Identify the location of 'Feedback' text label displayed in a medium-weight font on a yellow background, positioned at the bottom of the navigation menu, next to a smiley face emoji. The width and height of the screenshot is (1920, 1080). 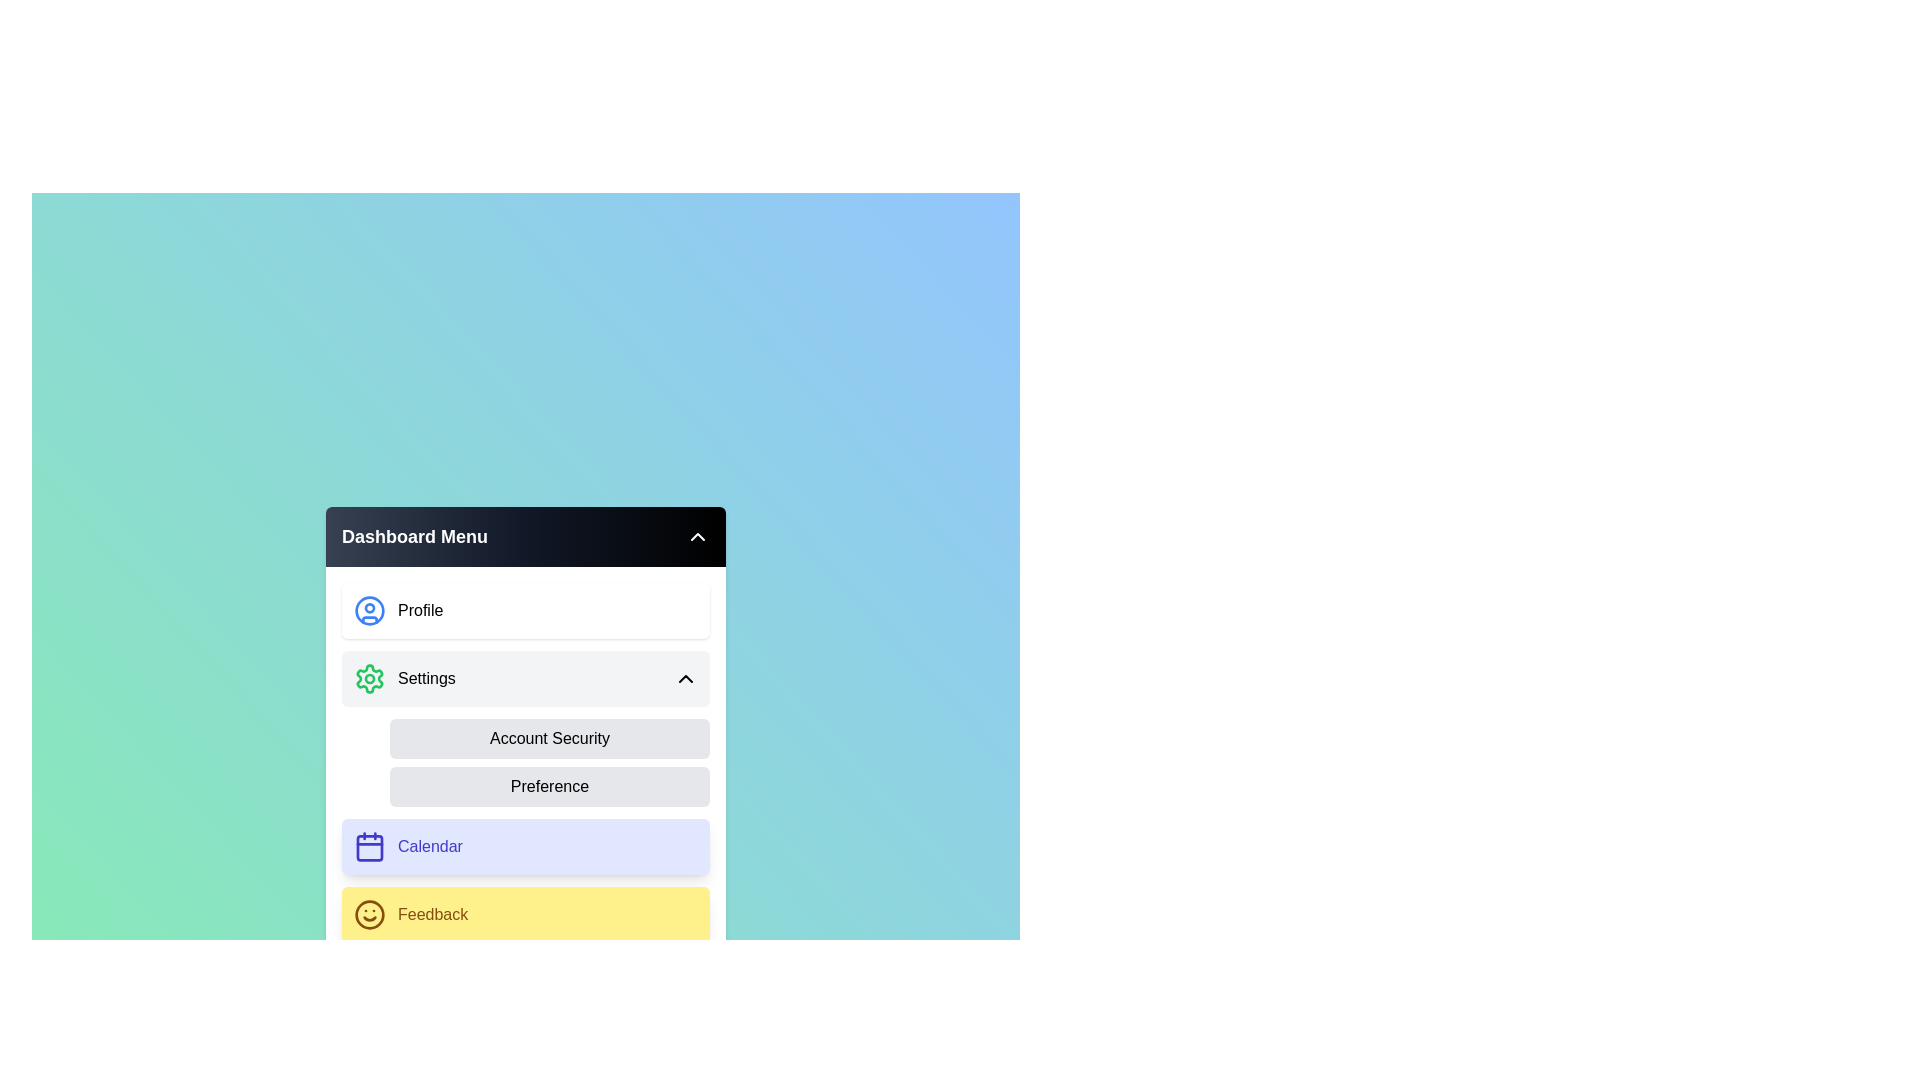
(432, 914).